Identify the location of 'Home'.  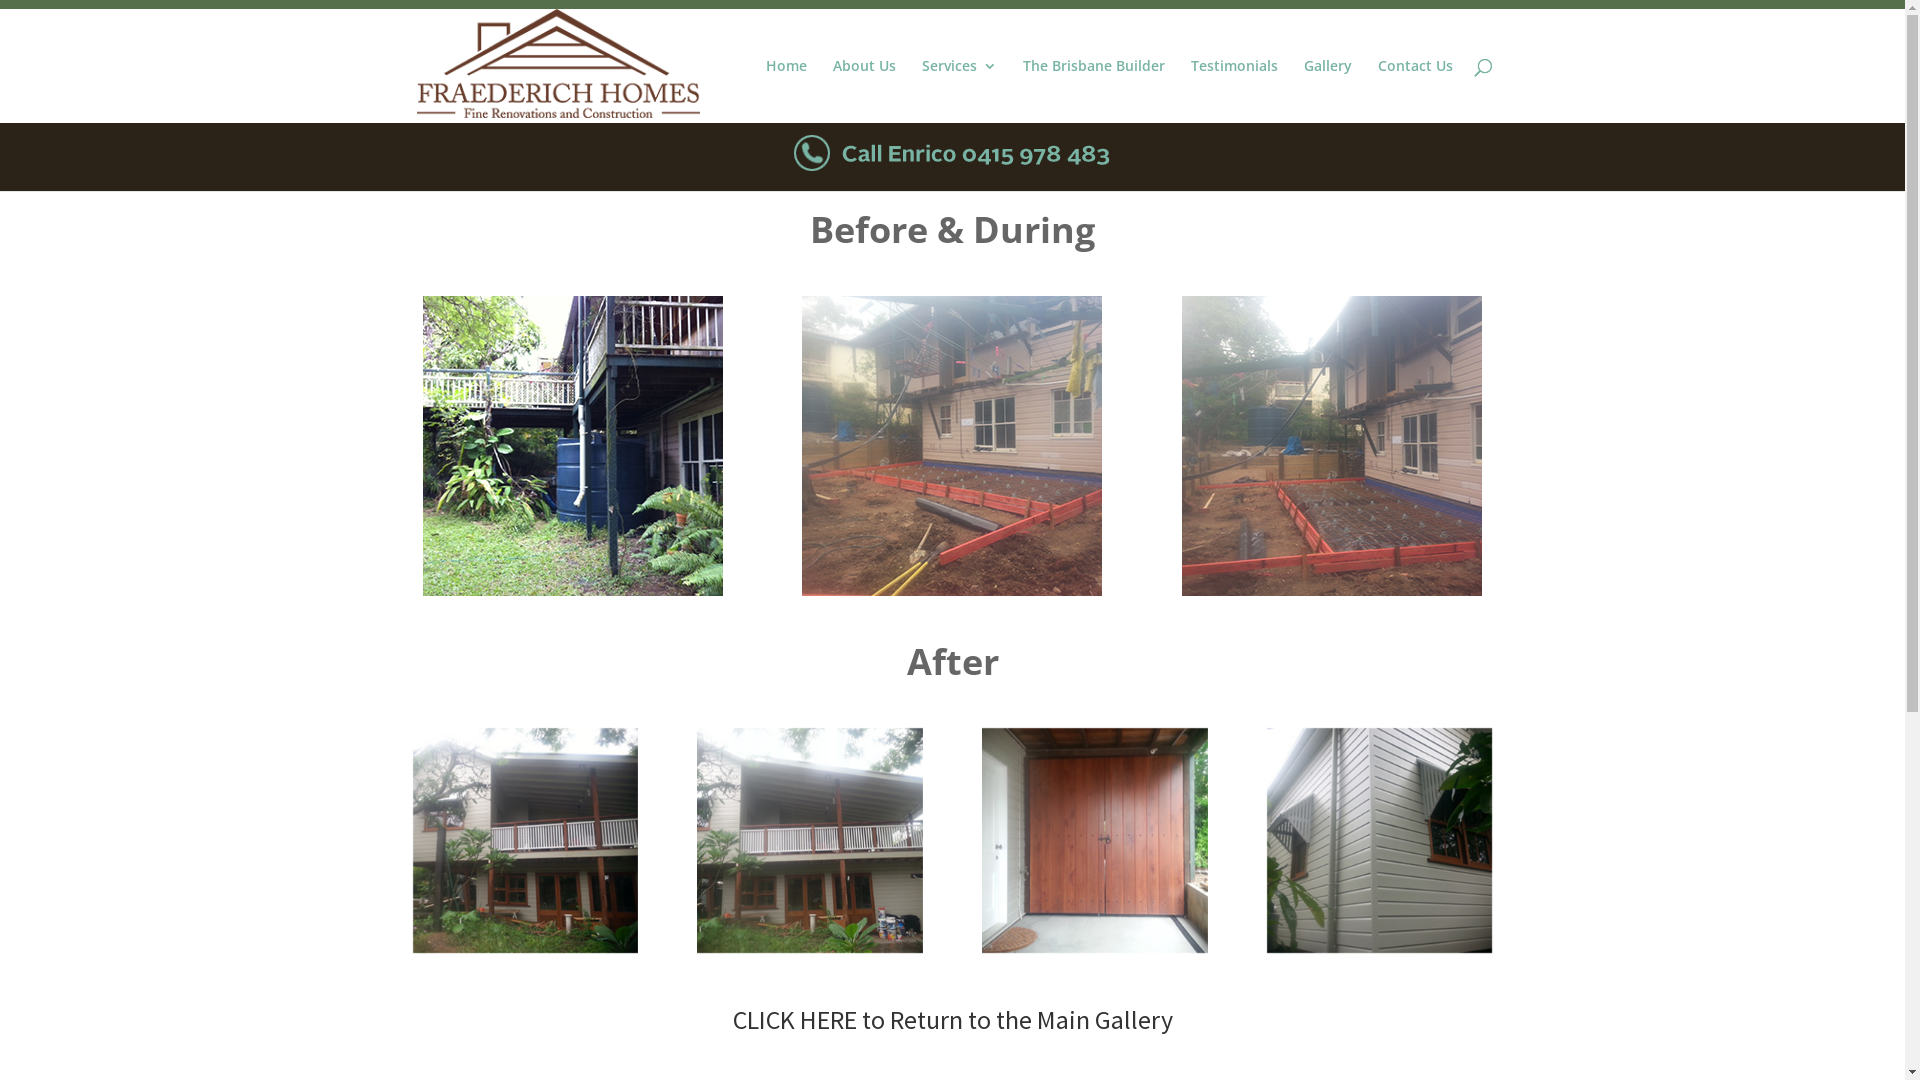
(785, 91).